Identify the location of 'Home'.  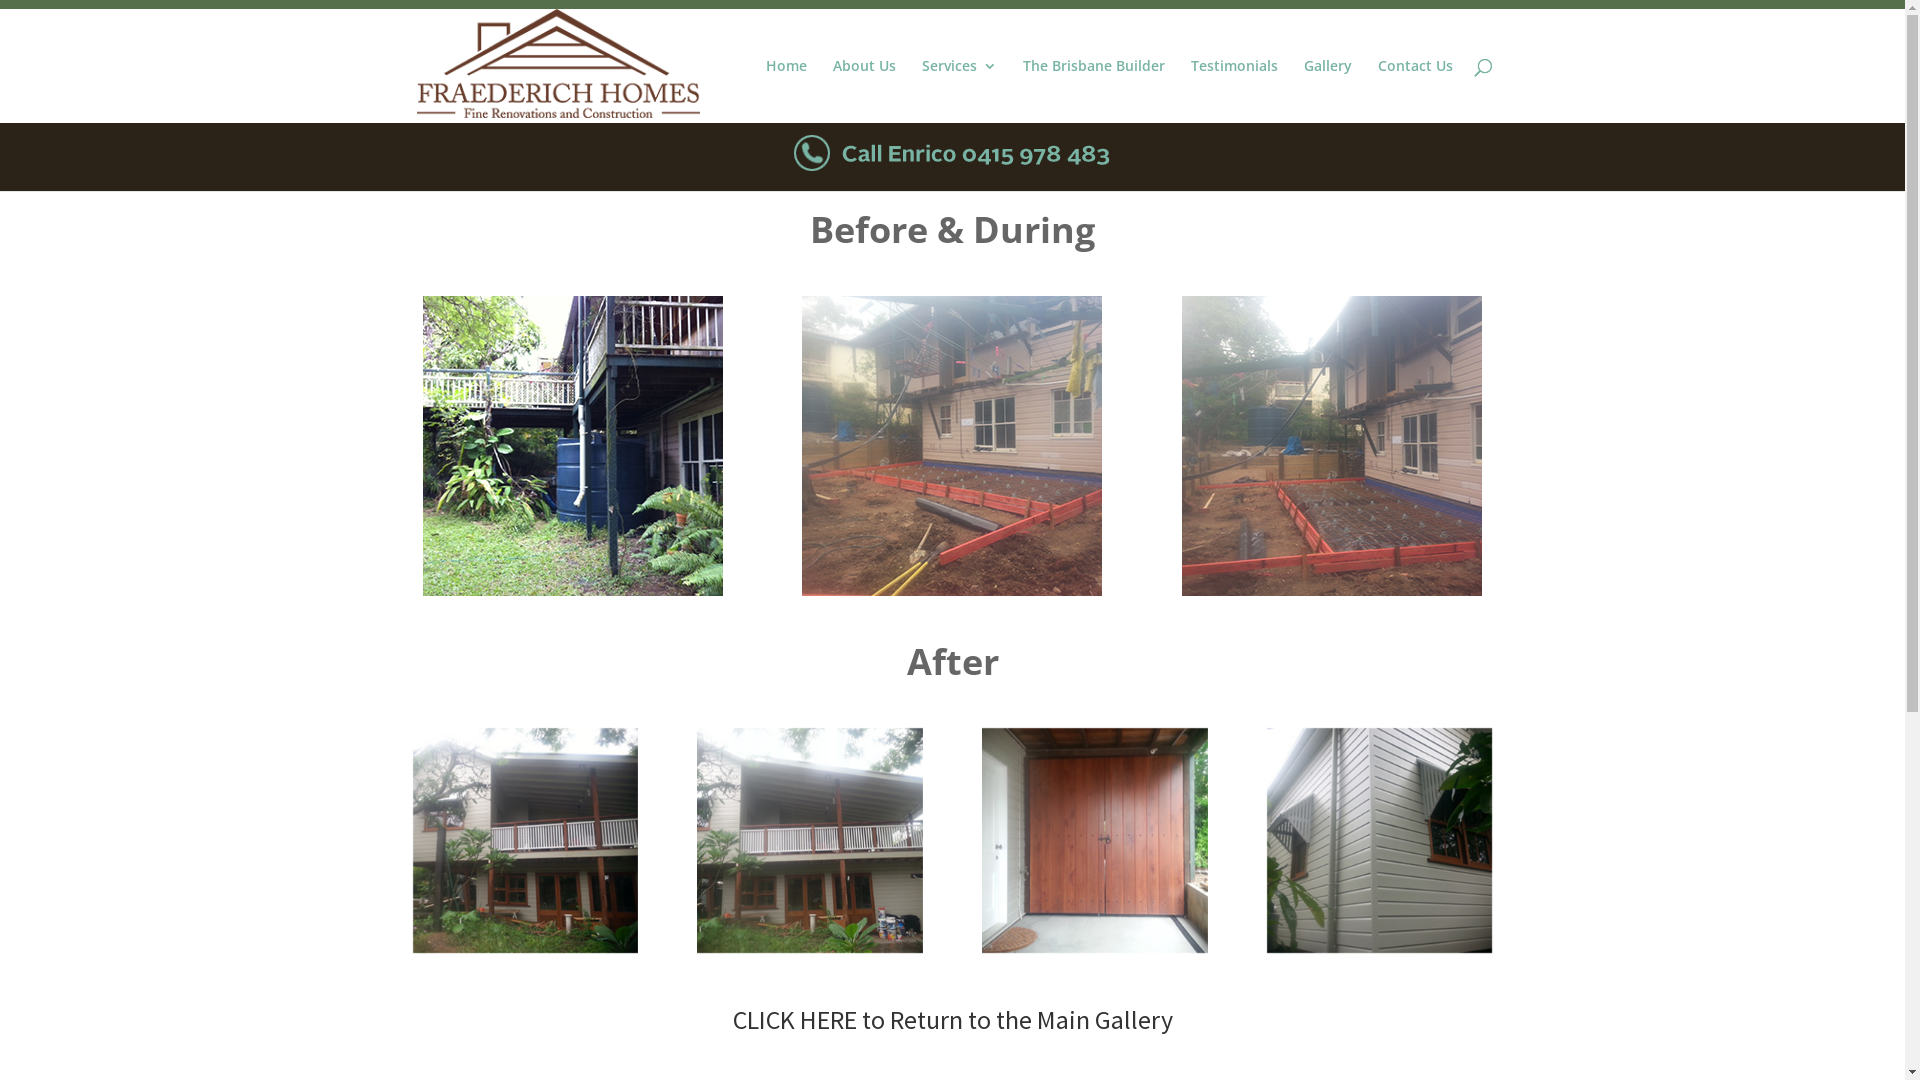
(785, 91).